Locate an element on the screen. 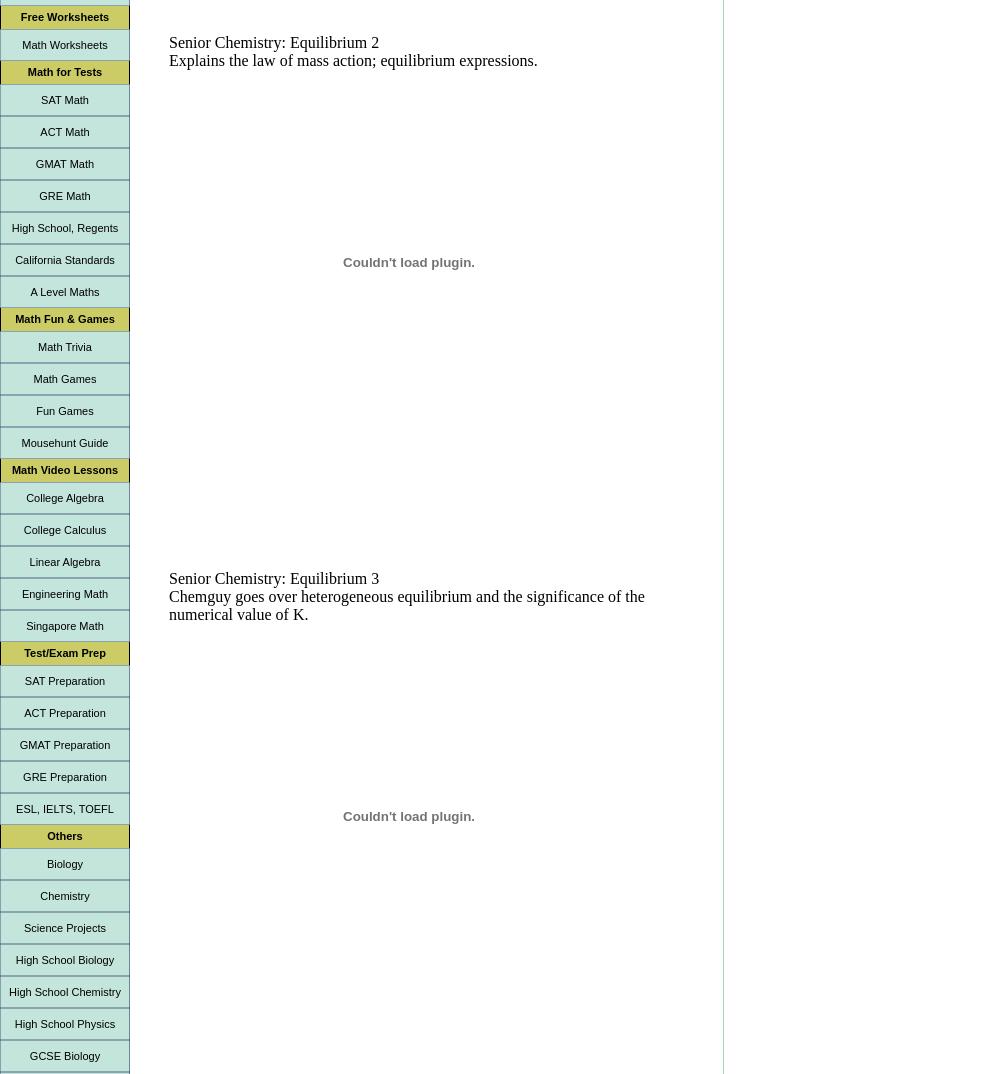  'ACT Math' is located at coordinates (64, 130).